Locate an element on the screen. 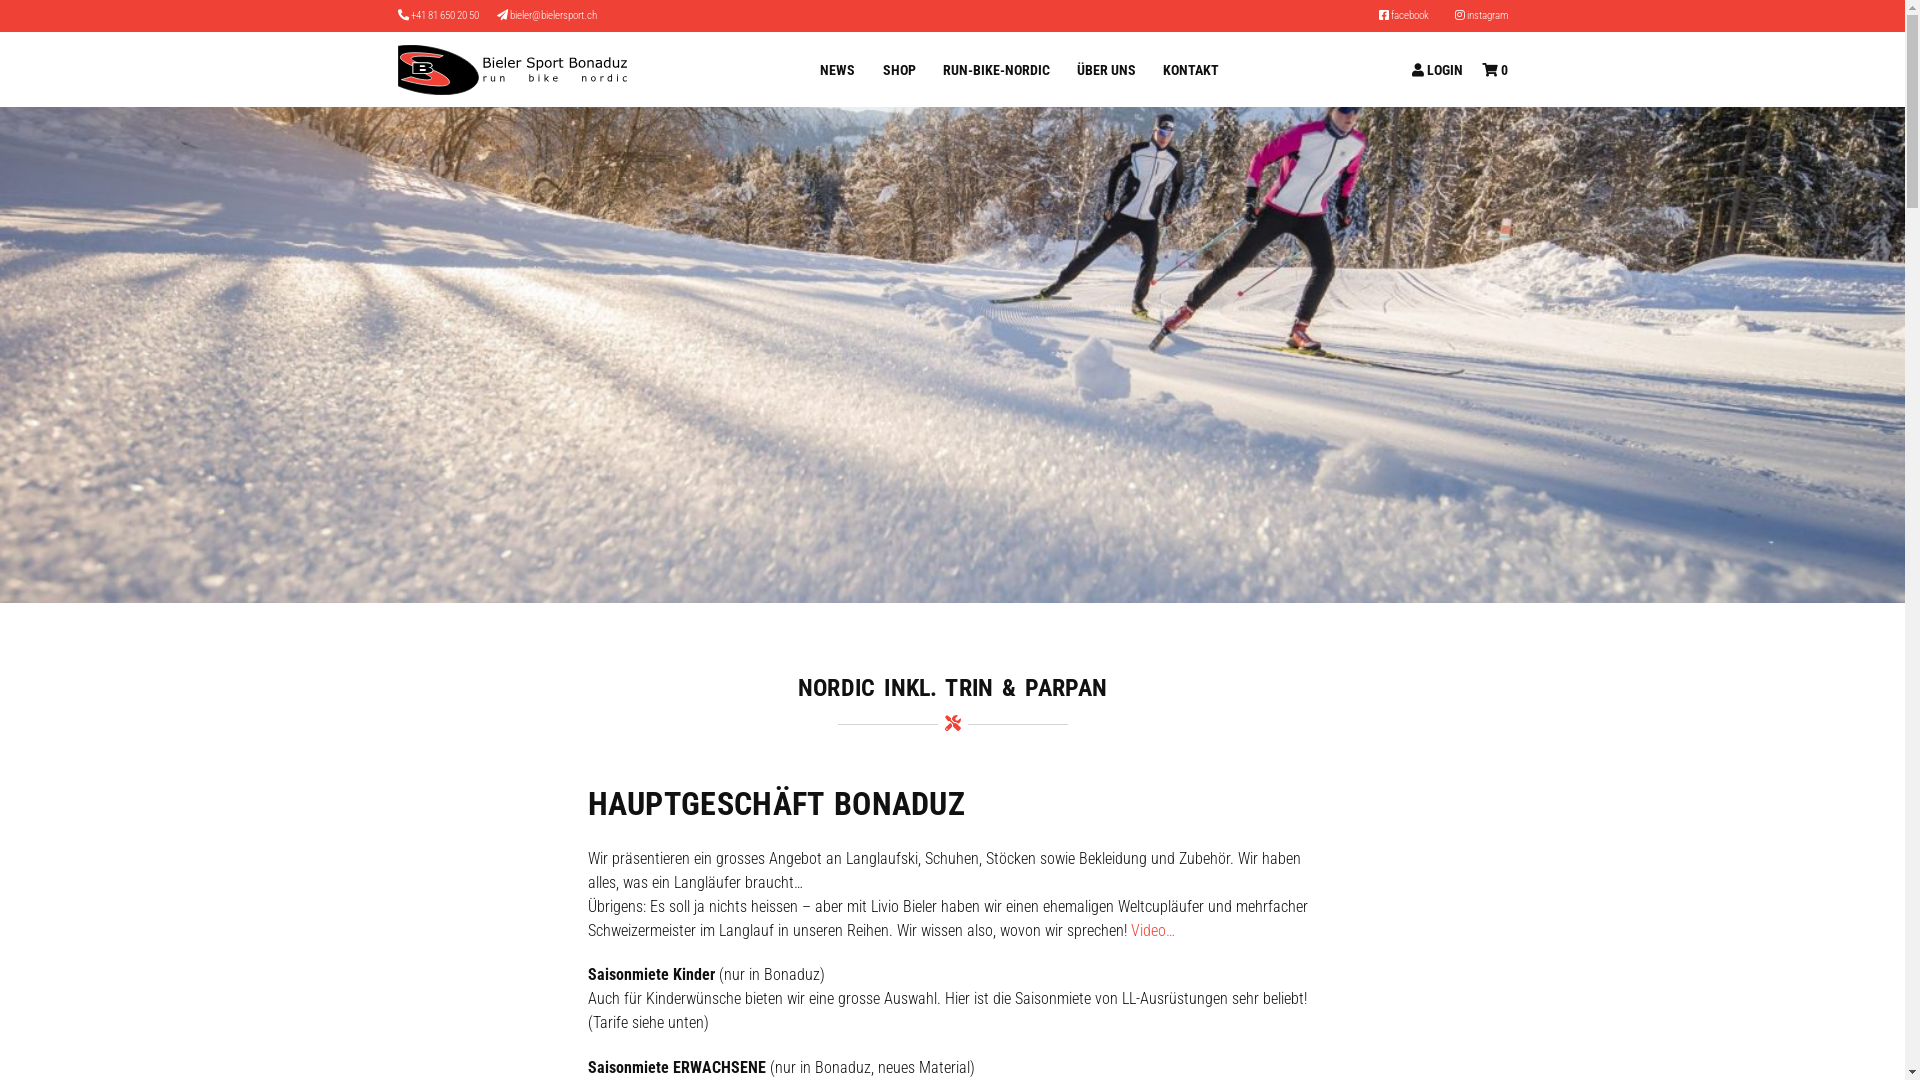 The height and width of the screenshot is (1080, 1920). 'SHOP' is located at coordinates (898, 68).